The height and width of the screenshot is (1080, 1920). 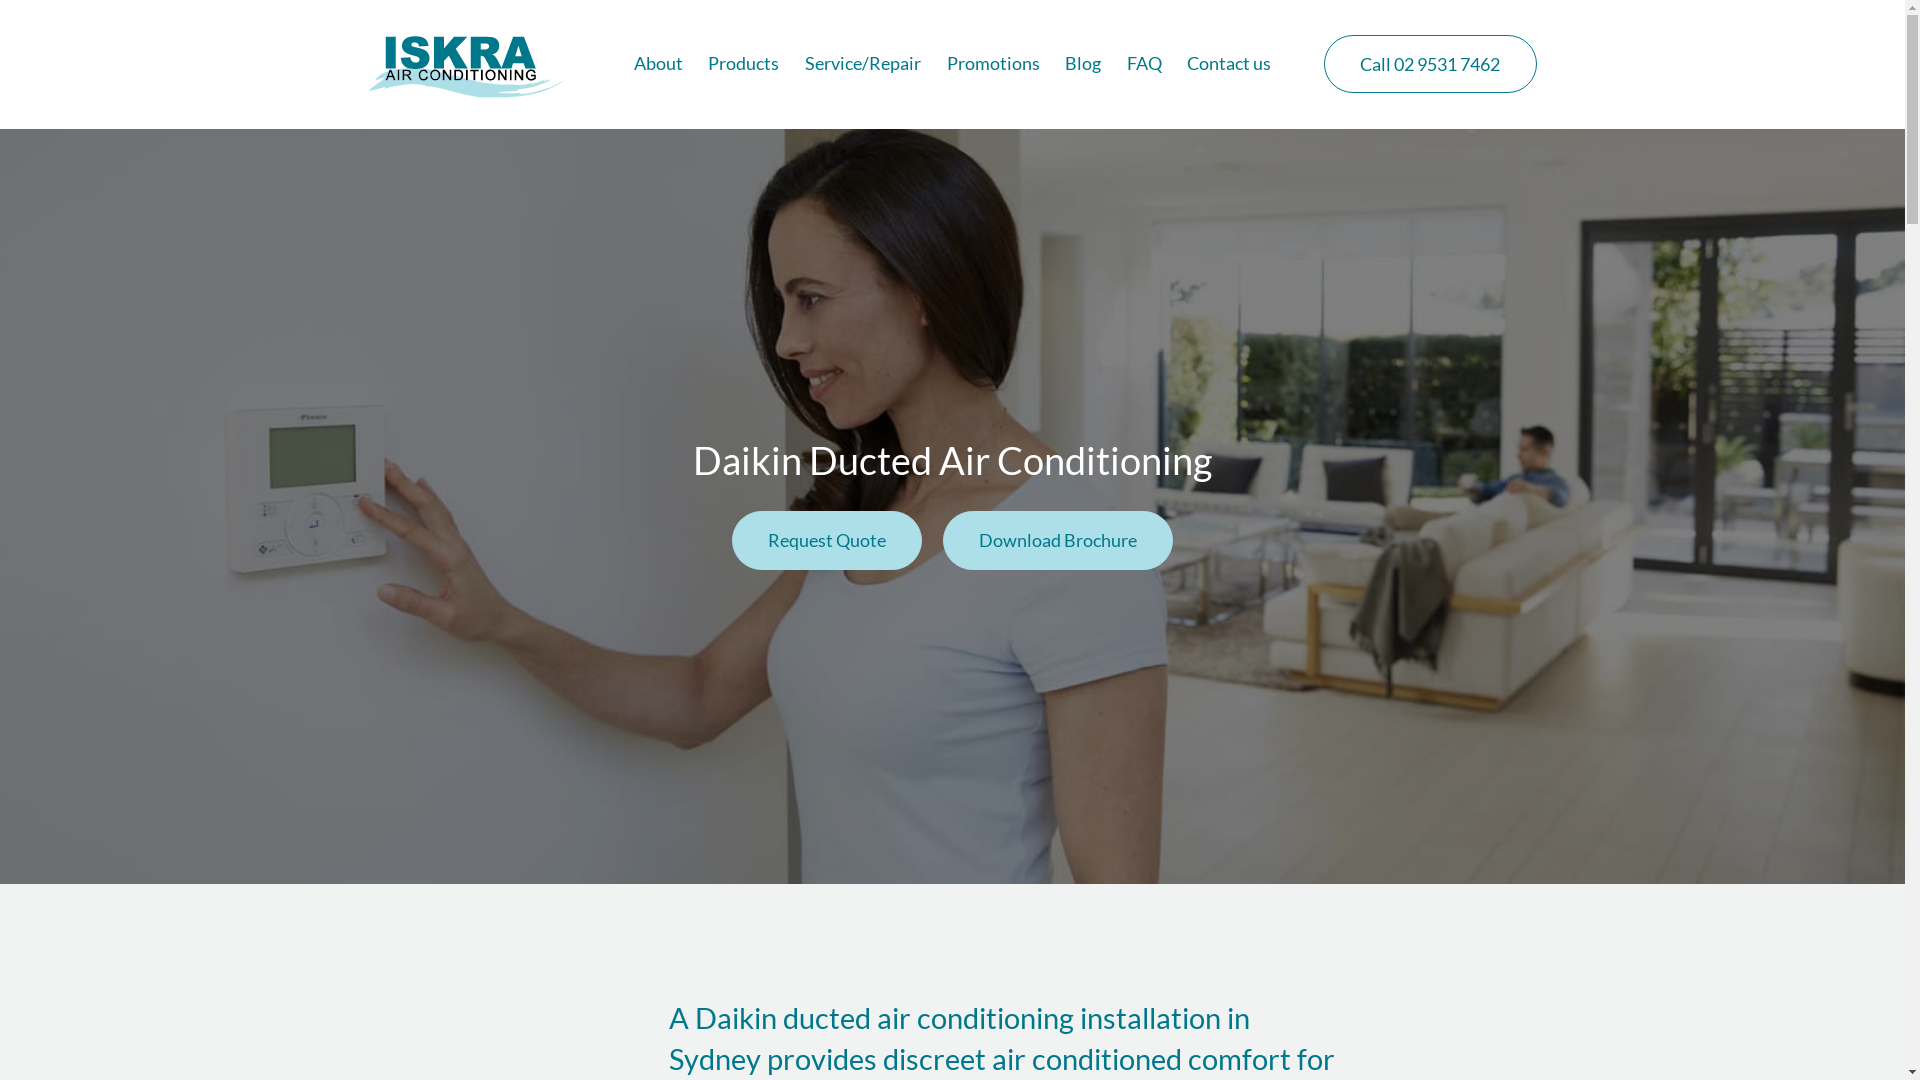 What do you see at coordinates (742, 63) in the screenshot?
I see `'Products'` at bounding box center [742, 63].